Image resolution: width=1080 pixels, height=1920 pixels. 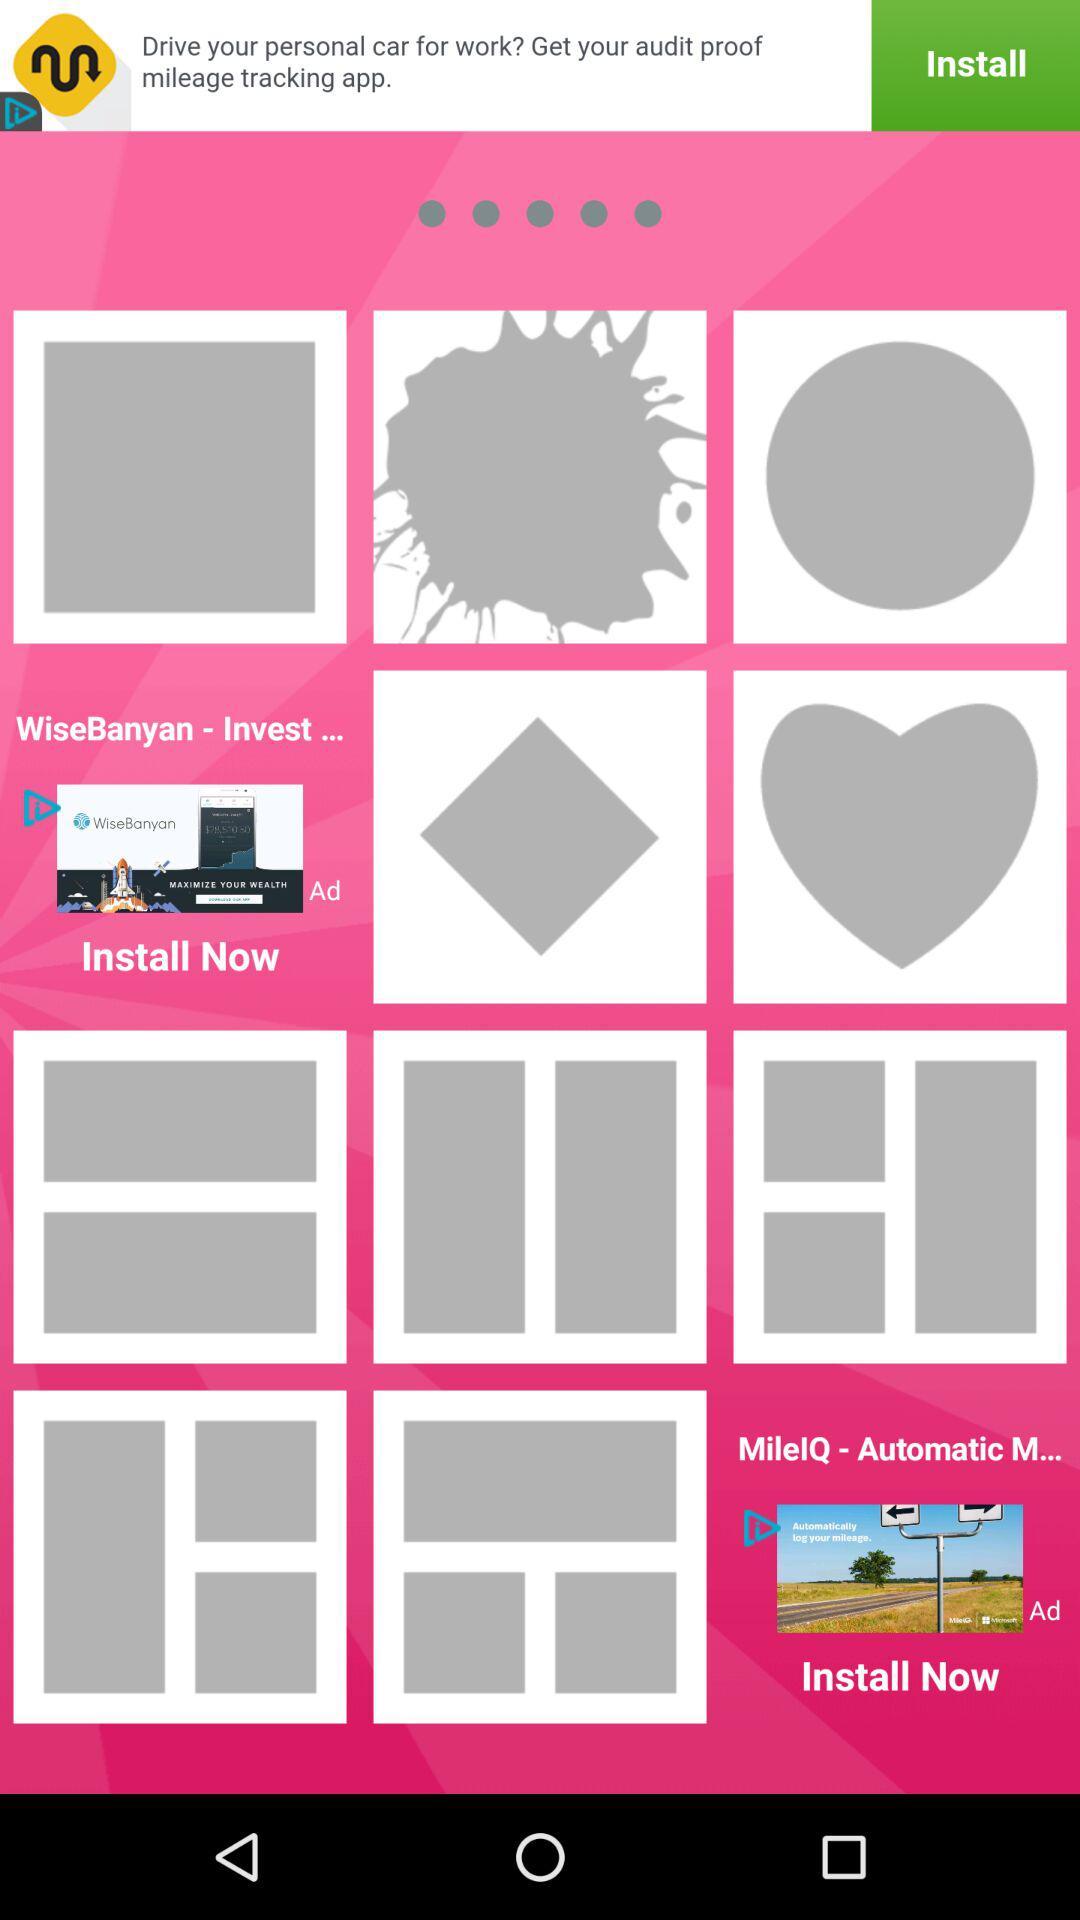 I want to click on it picks that shape, so click(x=180, y=475).